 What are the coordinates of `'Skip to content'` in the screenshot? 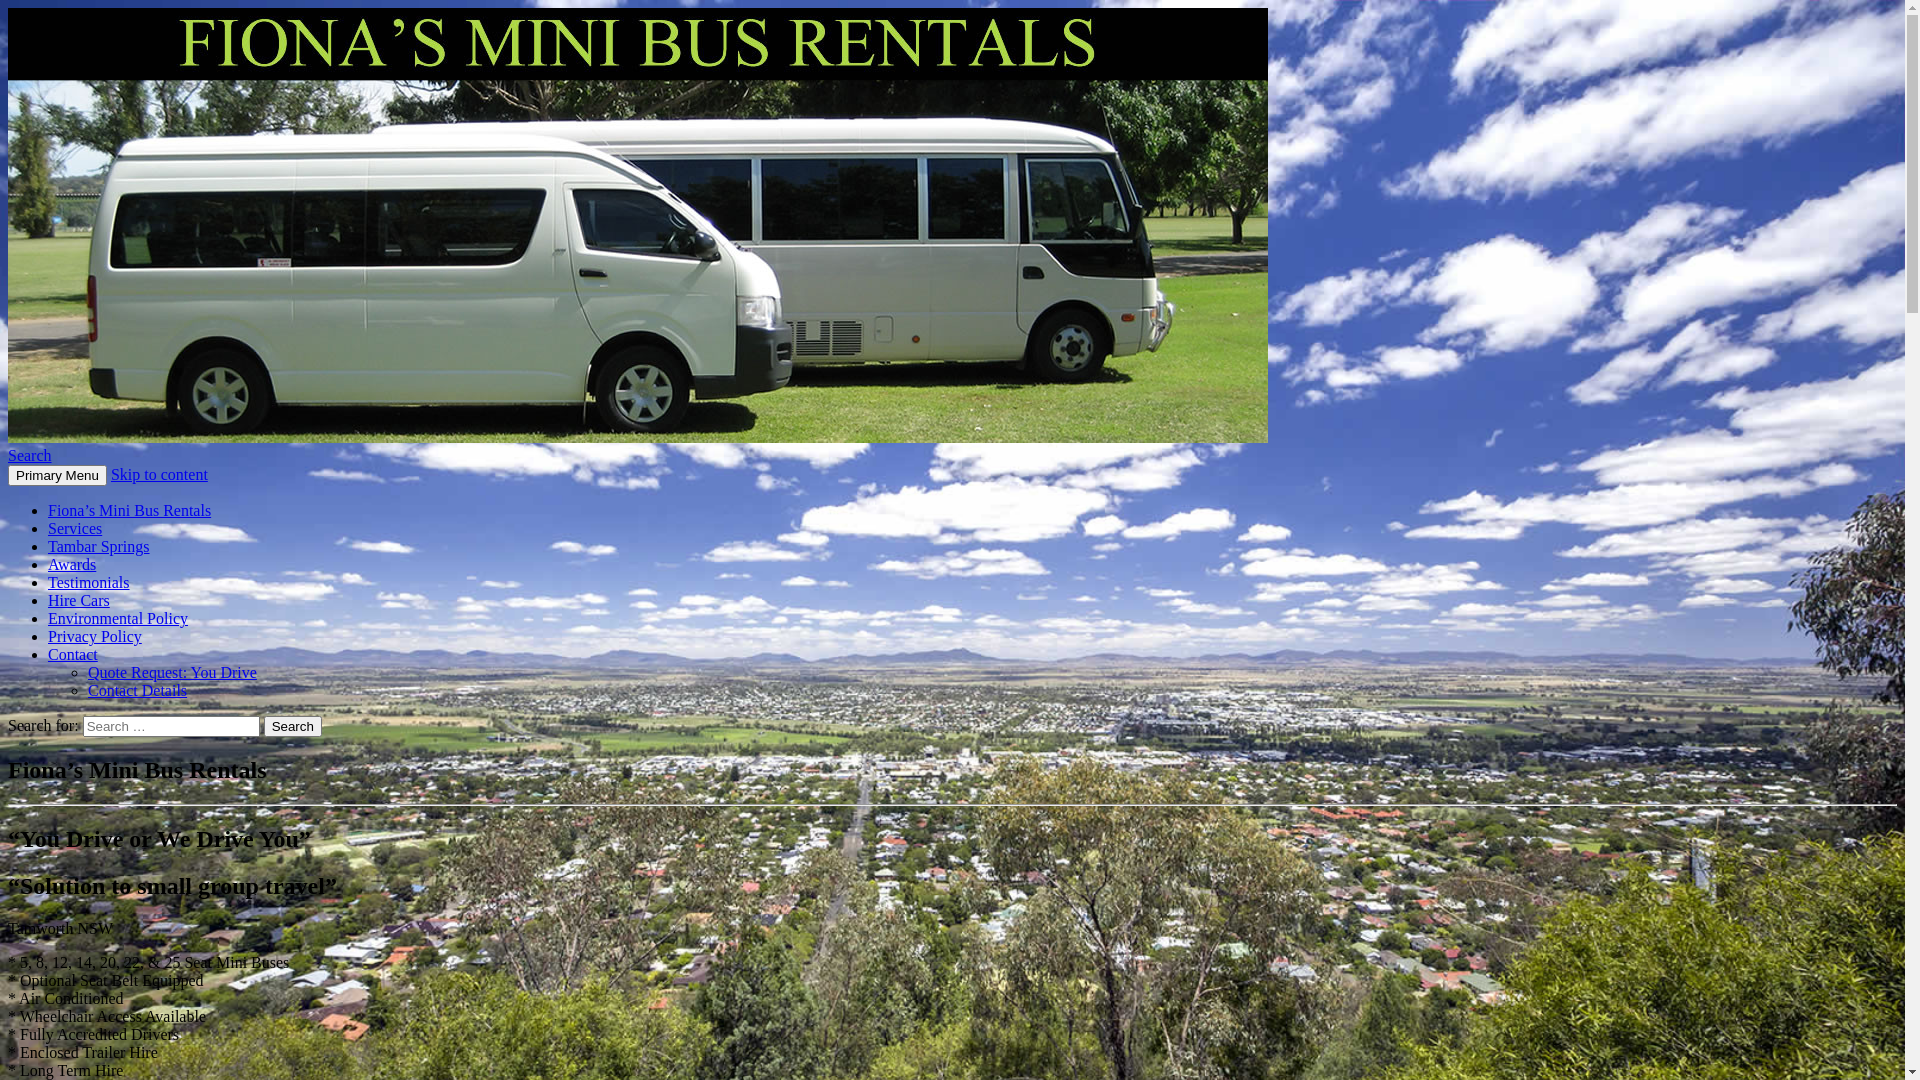 It's located at (158, 474).